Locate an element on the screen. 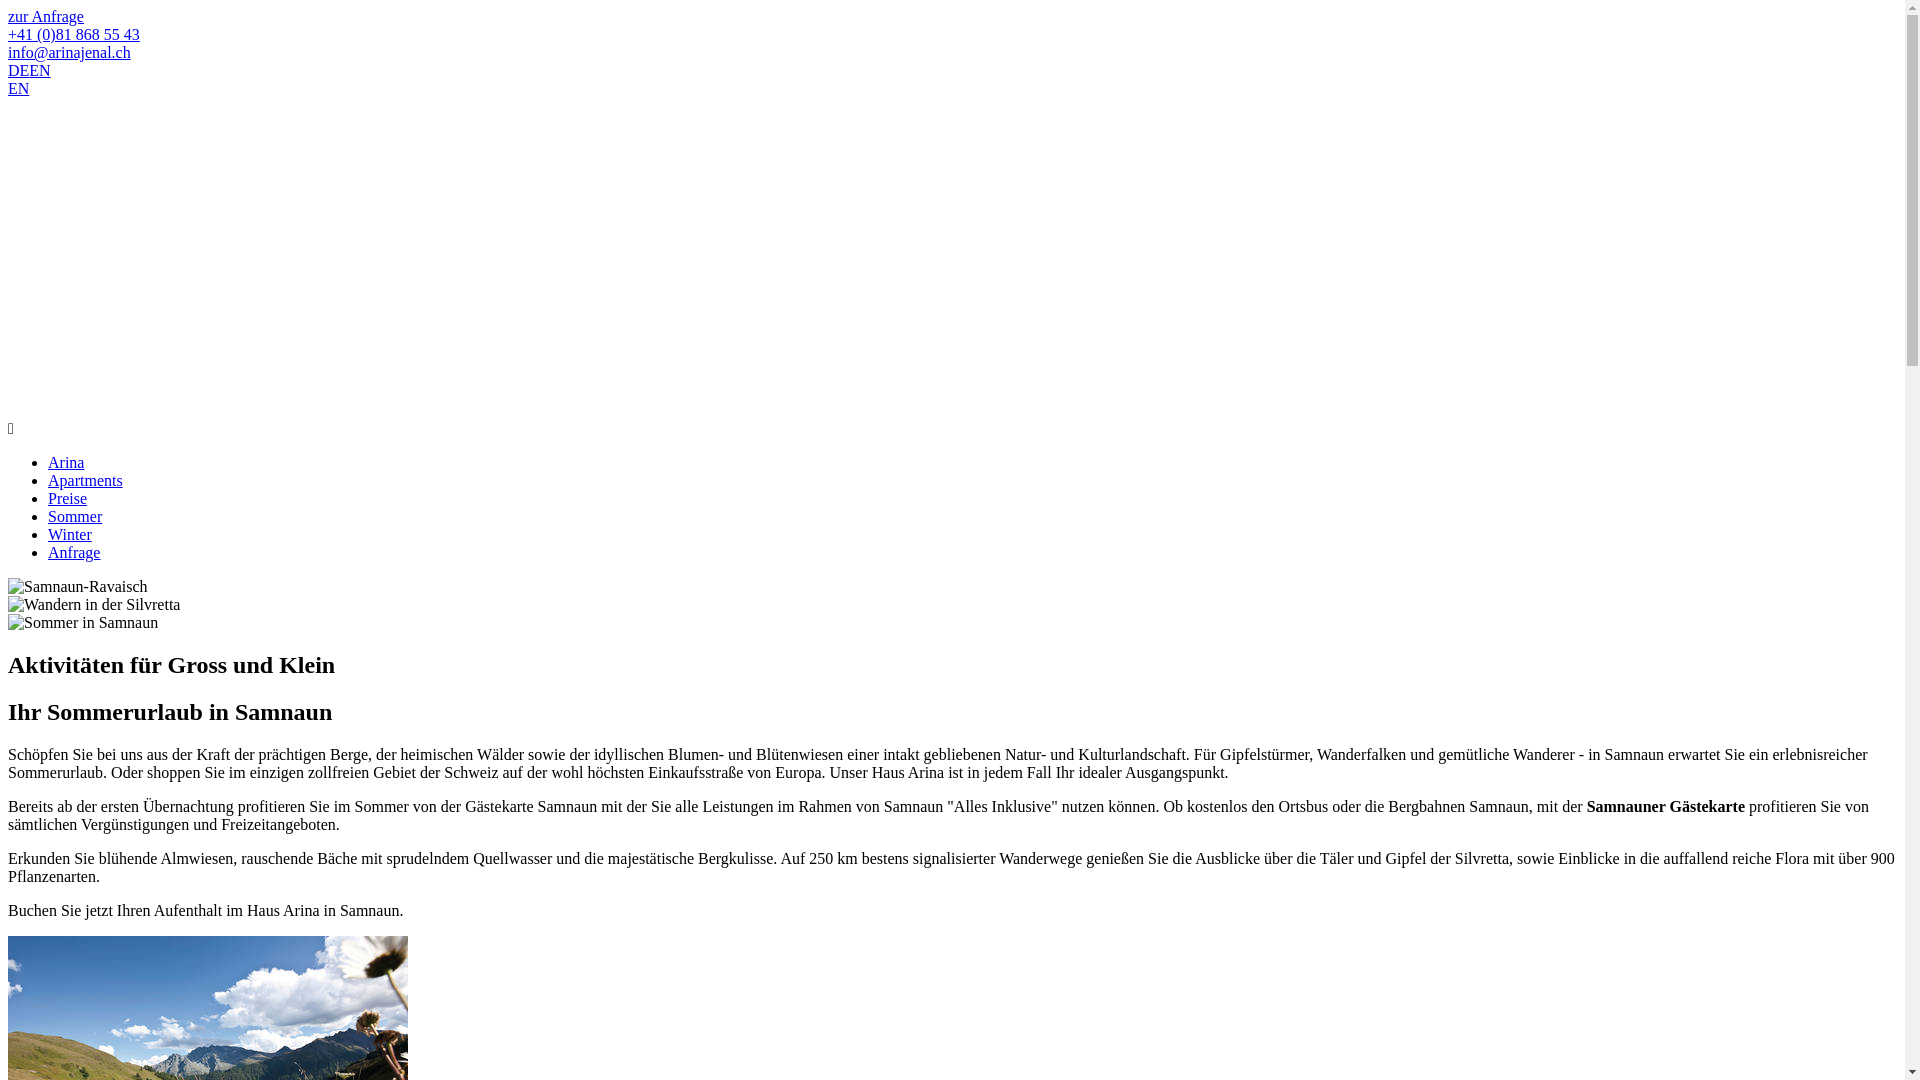 This screenshot has width=1920, height=1080. 'zur Anfrage' is located at coordinates (8, 16).